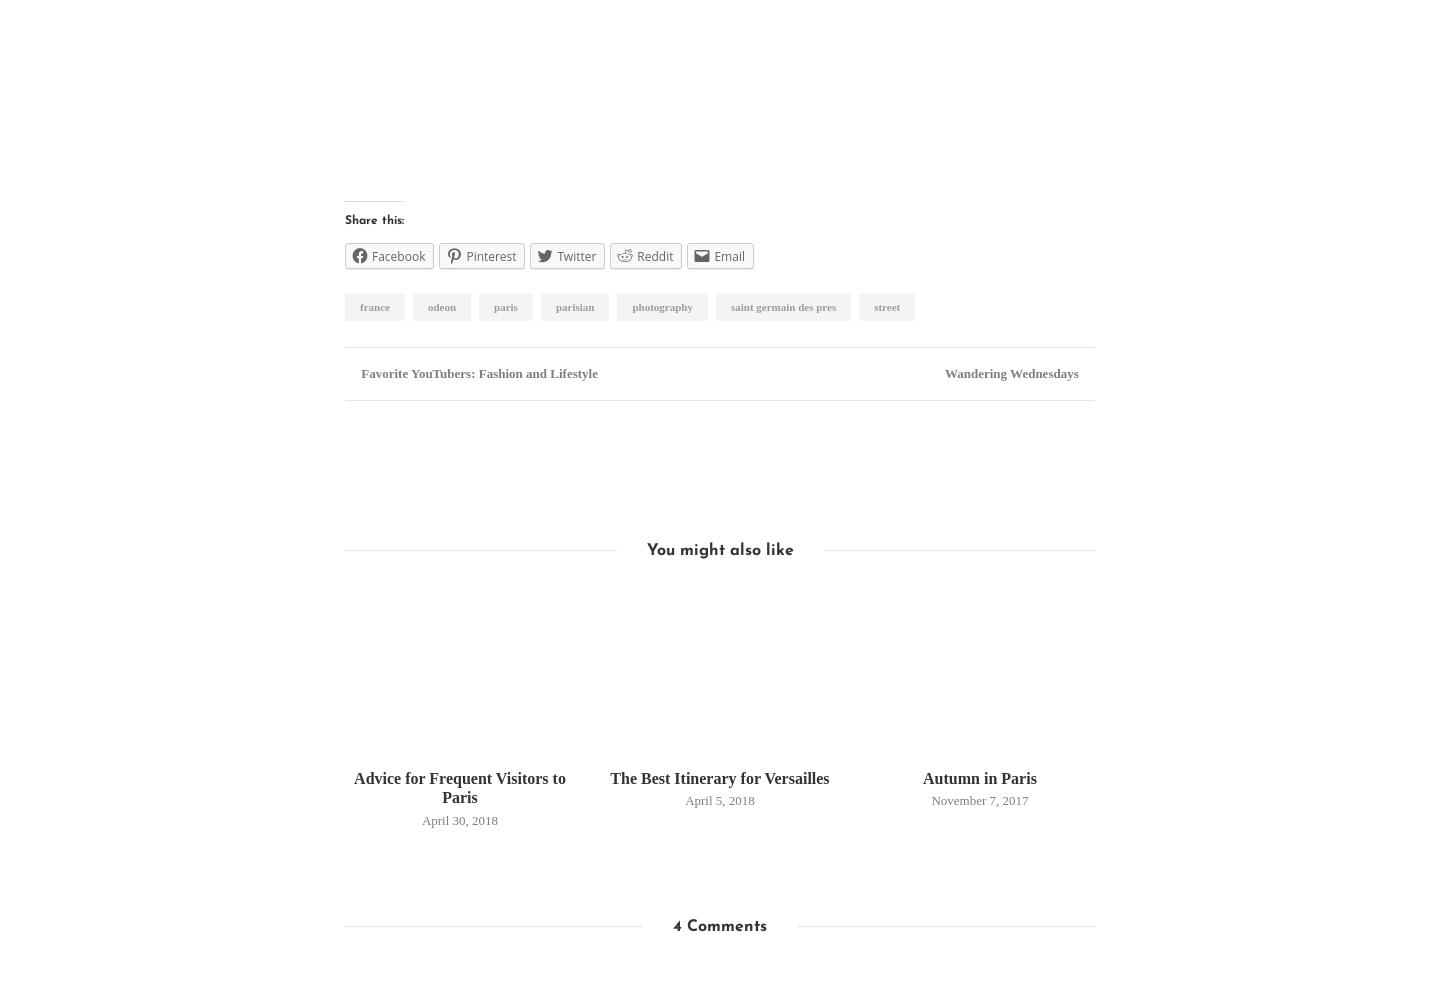 This screenshot has height=987, width=1440. I want to click on 'Wandering Wednesdays', so click(1012, 373).